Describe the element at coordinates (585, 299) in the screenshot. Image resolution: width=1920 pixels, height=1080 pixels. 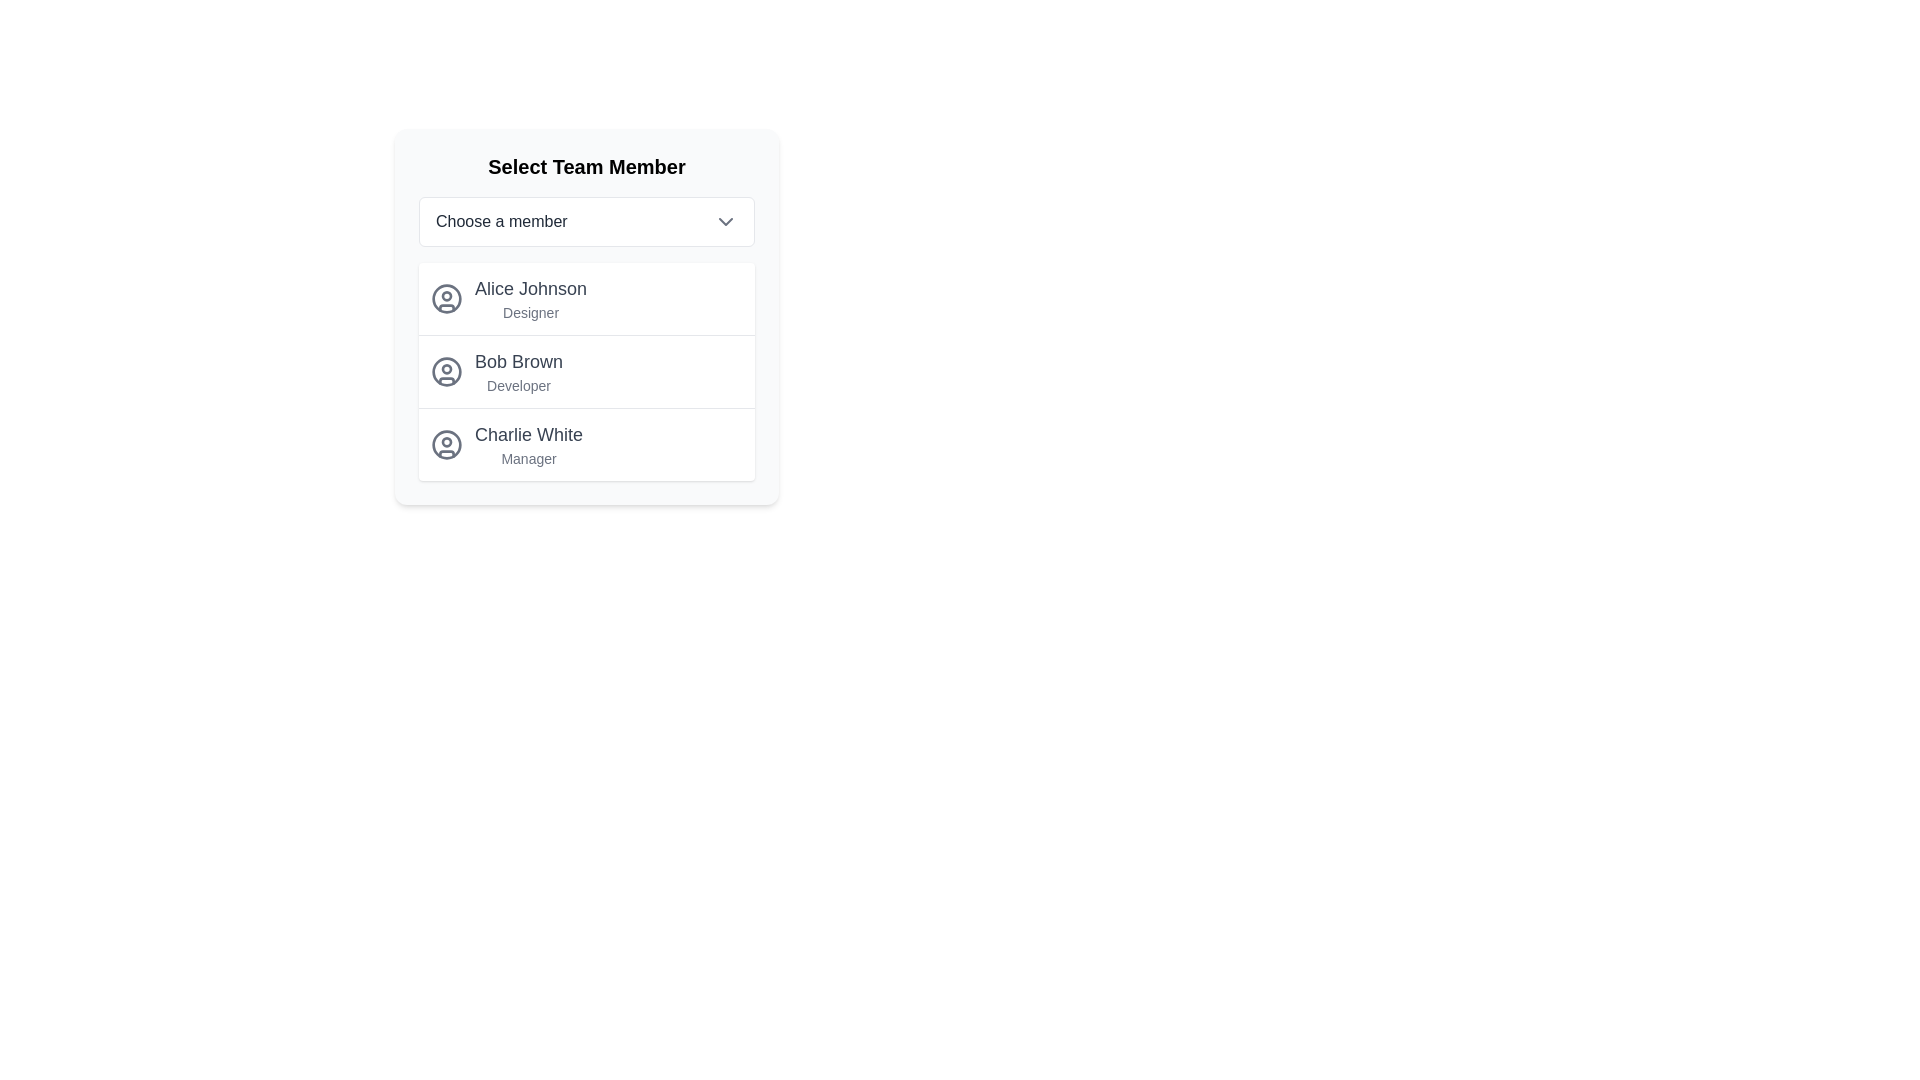
I see `the list item representing the team member named 'Alice Johnson'` at that location.